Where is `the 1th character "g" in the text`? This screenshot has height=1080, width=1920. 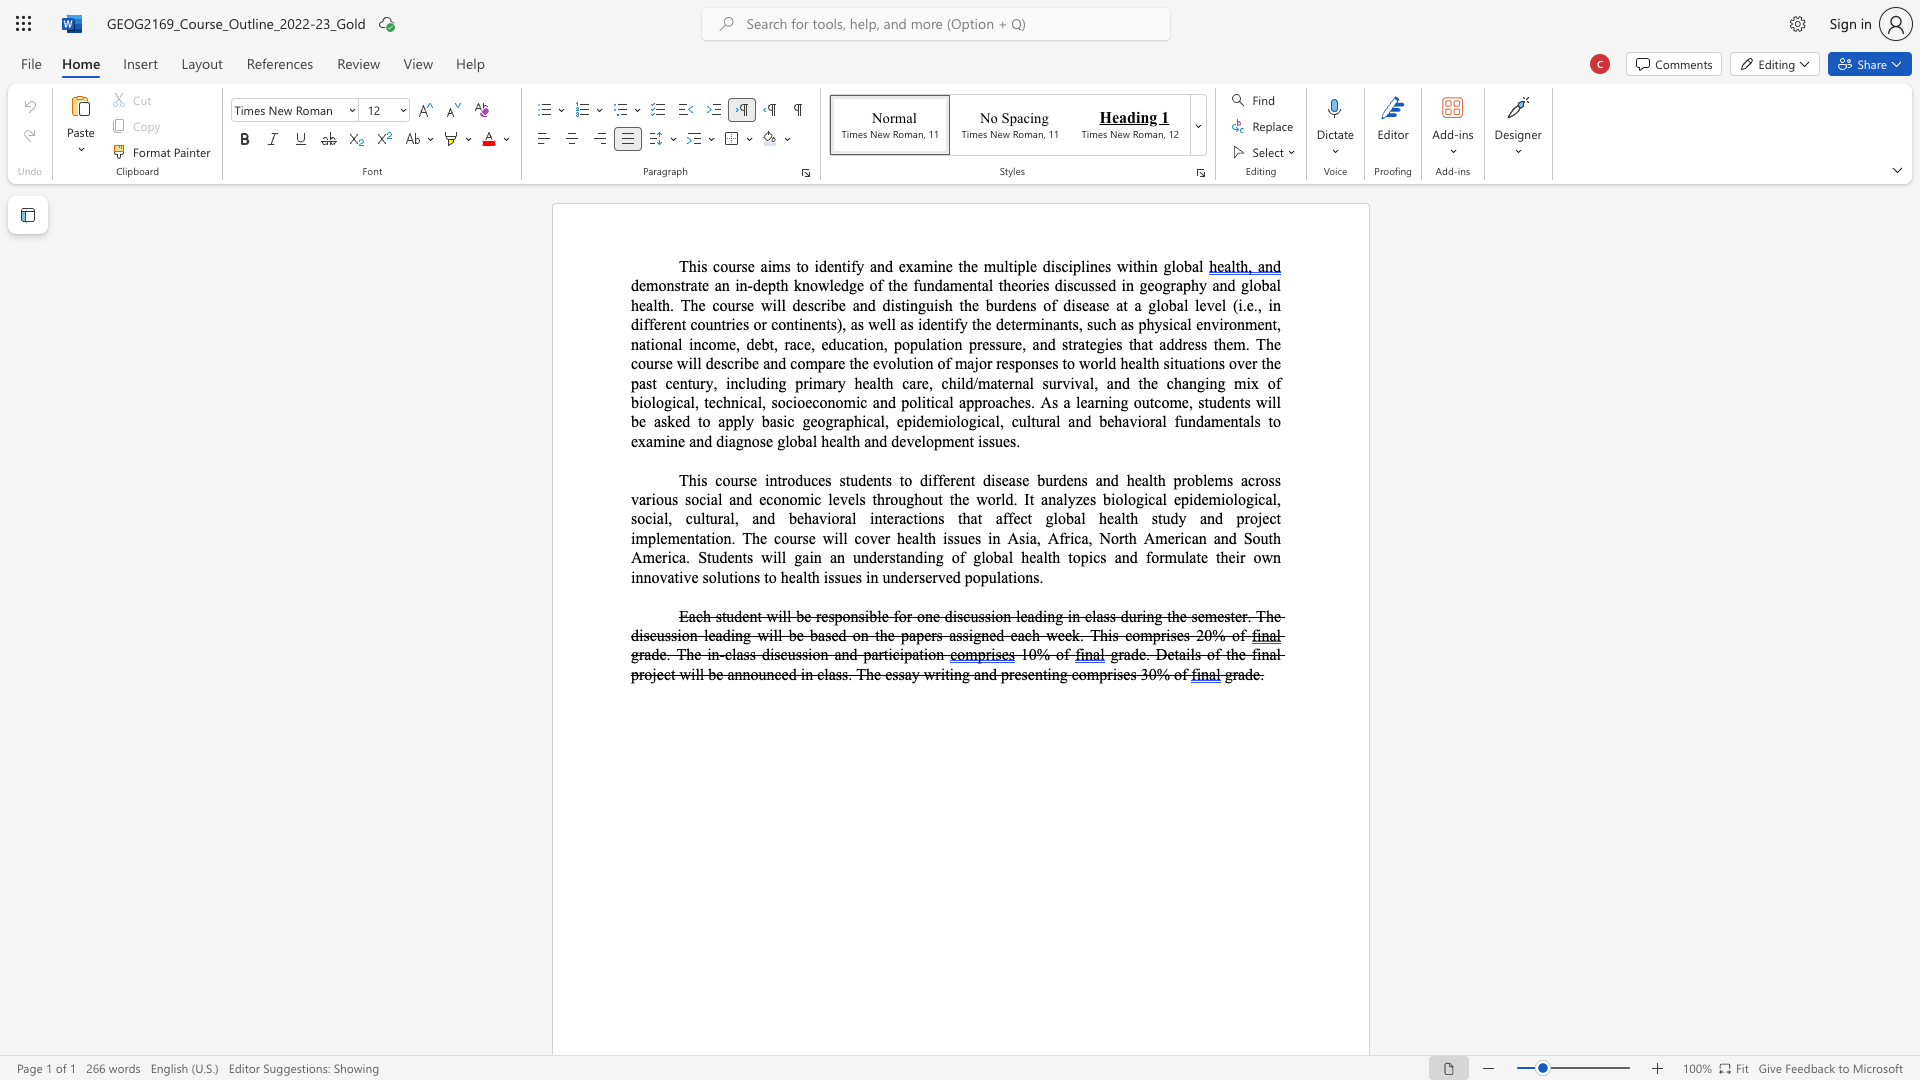 the 1th character "g" in the text is located at coordinates (1124, 402).